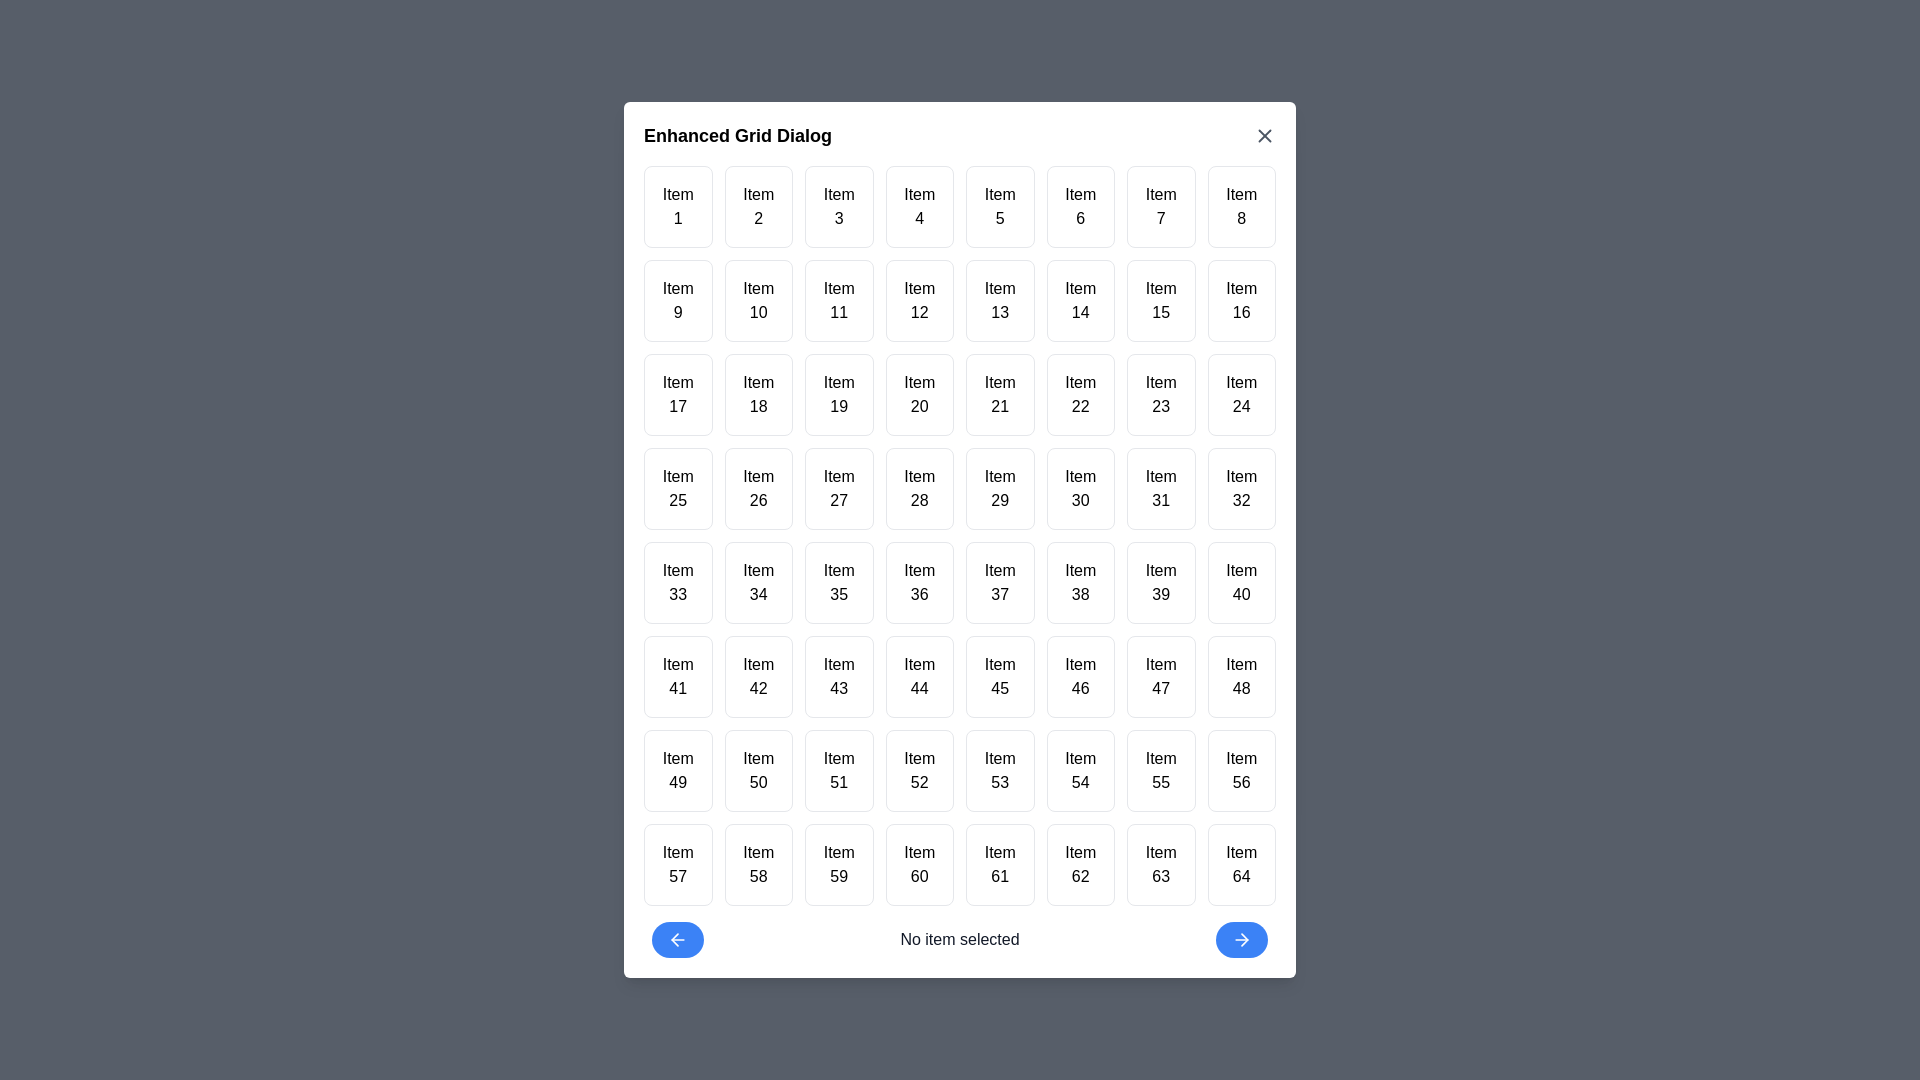  What do you see at coordinates (677, 940) in the screenshot?
I see `the left navigation button to navigate to the previous page` at bounding box center [677, 940].